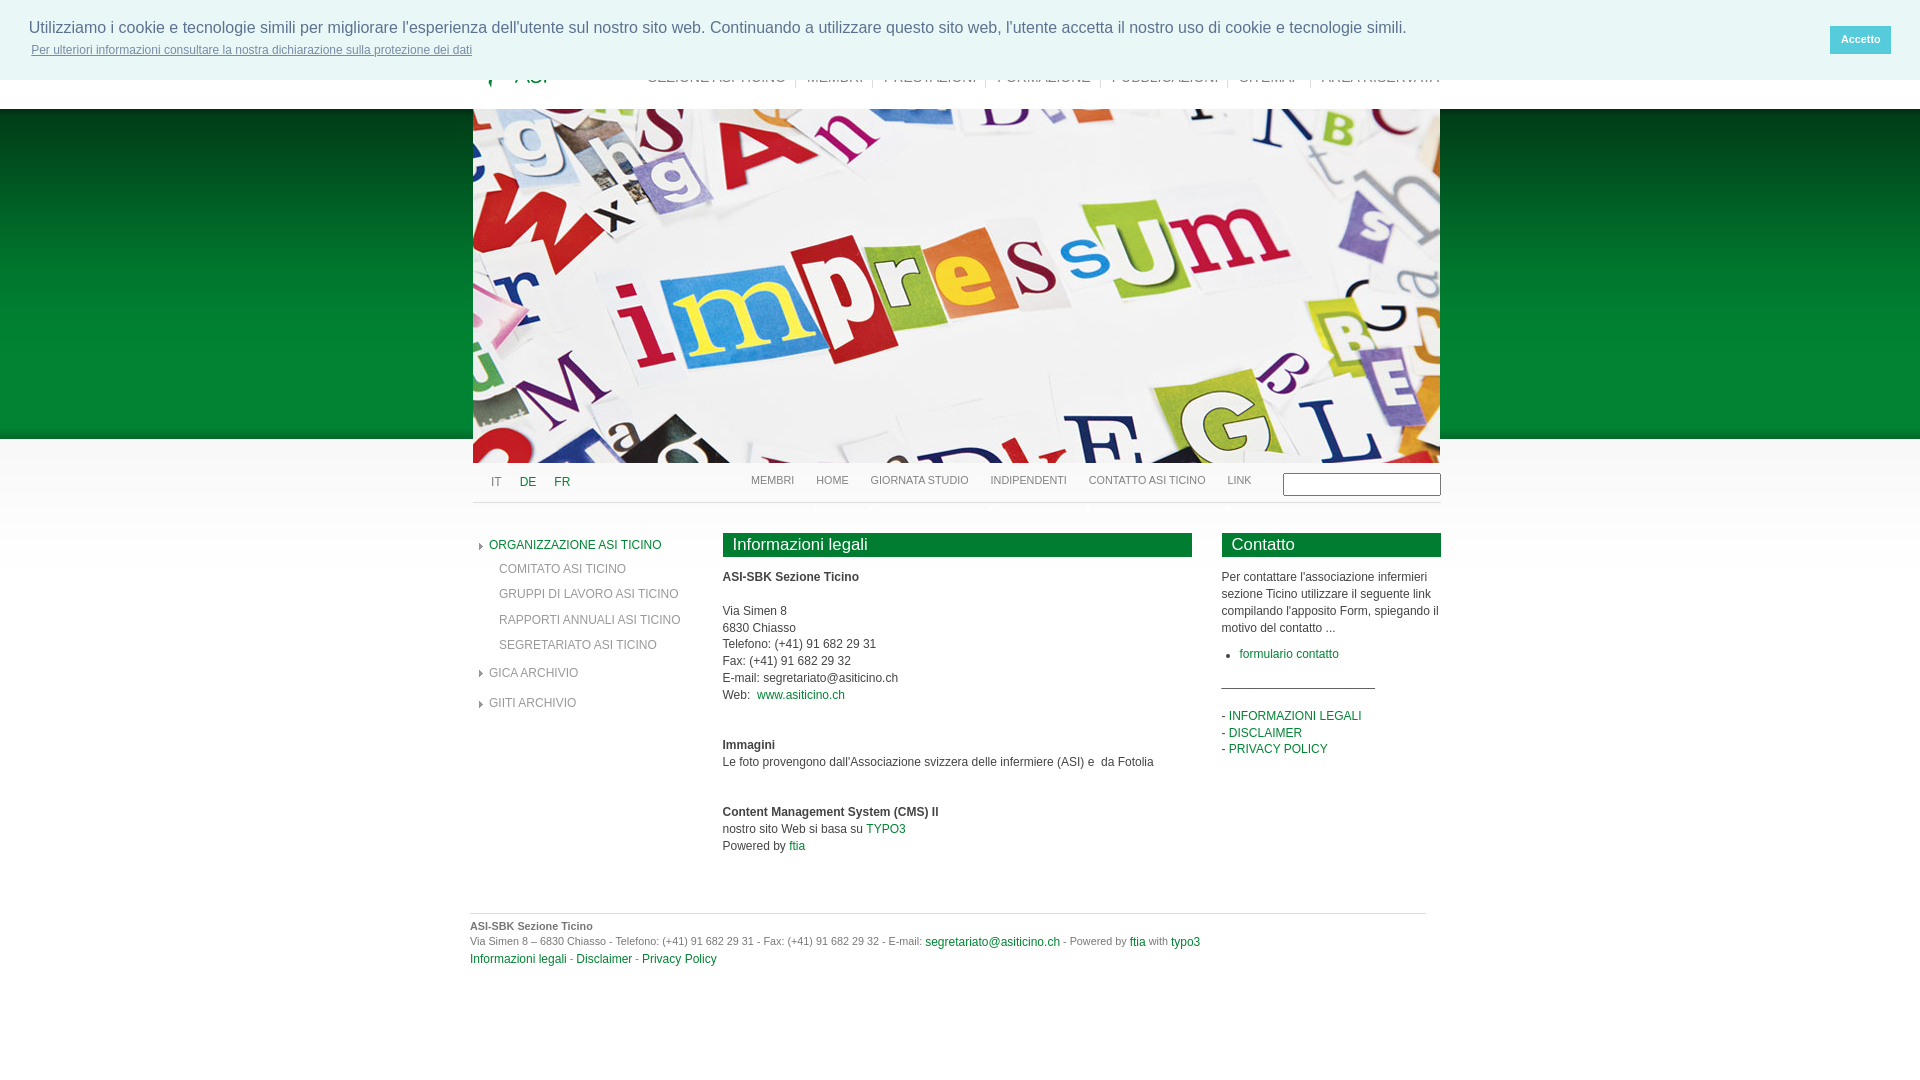  What do you see at coordinates (787, 845) in the screenshot?
I see `'ftia'` at bounding box center [787, 845].